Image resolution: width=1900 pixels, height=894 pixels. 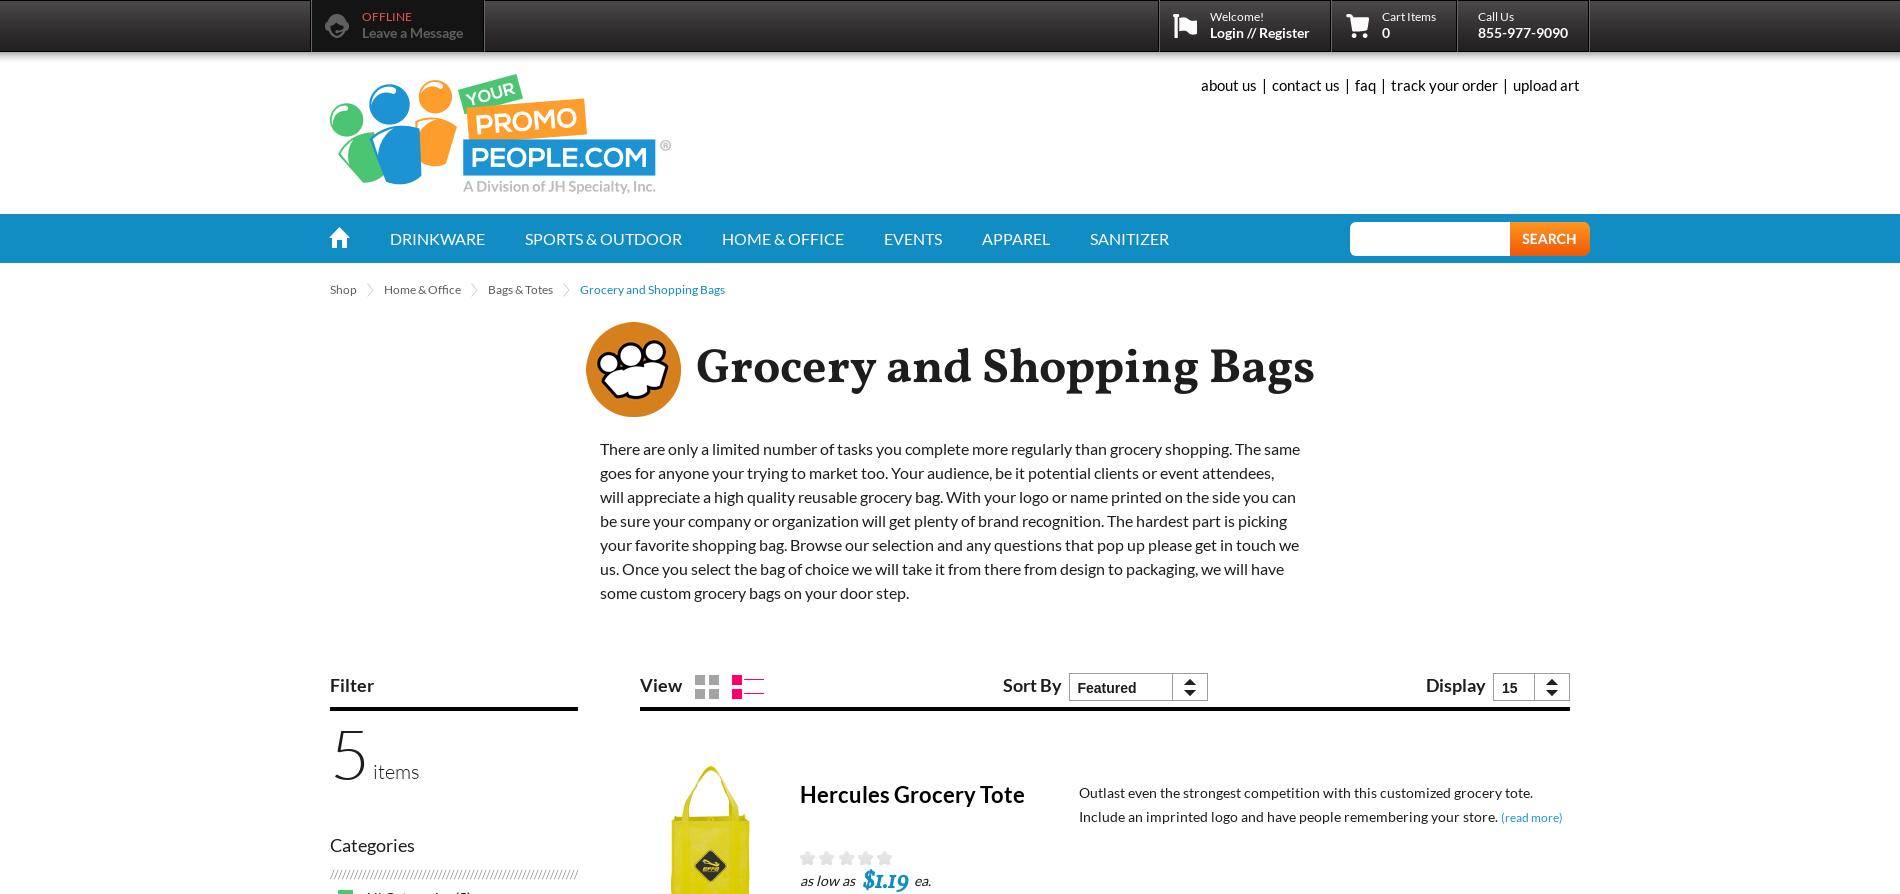 What do you see at coordinates (1033, 683) in the screenshot?
I see `'Sort By'` at bounding box center [1033, 683].